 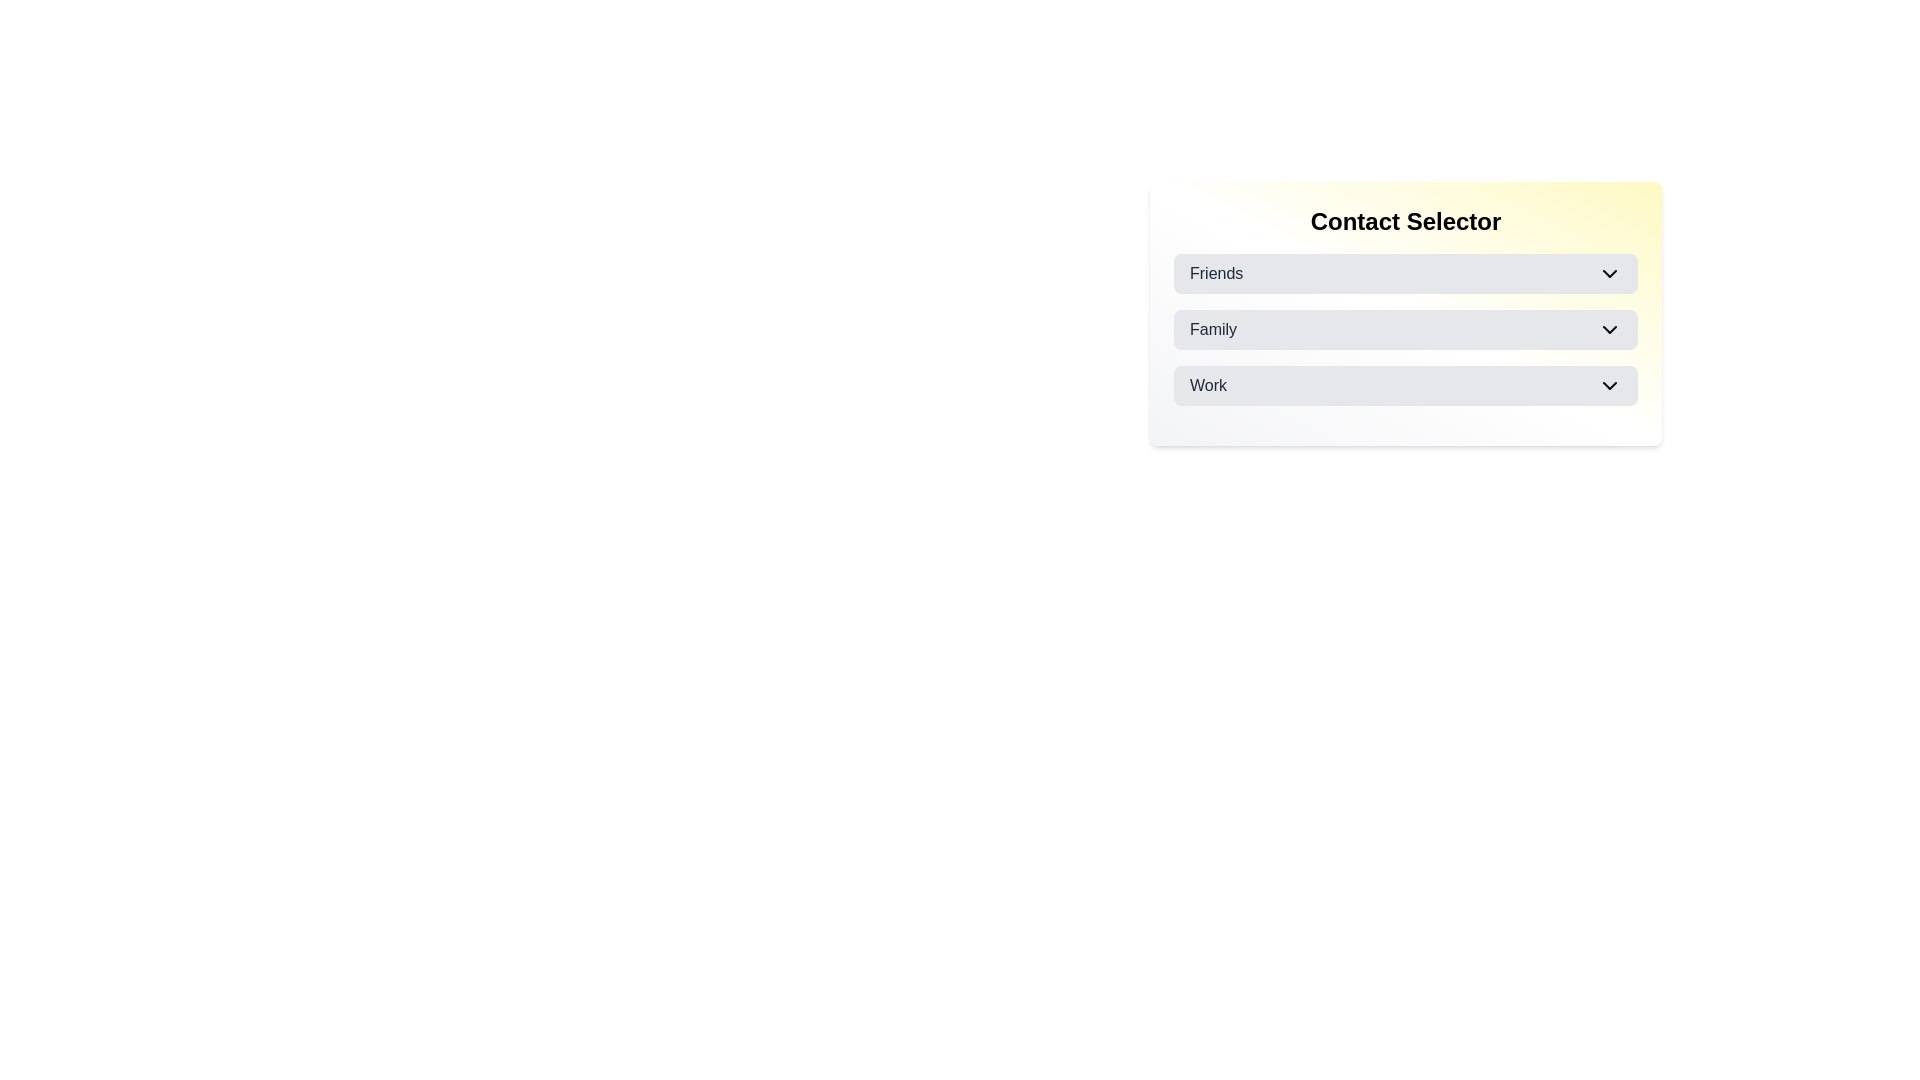 I want to click on the dropdown selector labeled 'Friends', which is the first item below the 'Contact Selector' heading in a vertical list, so click(x=1405, y=273).